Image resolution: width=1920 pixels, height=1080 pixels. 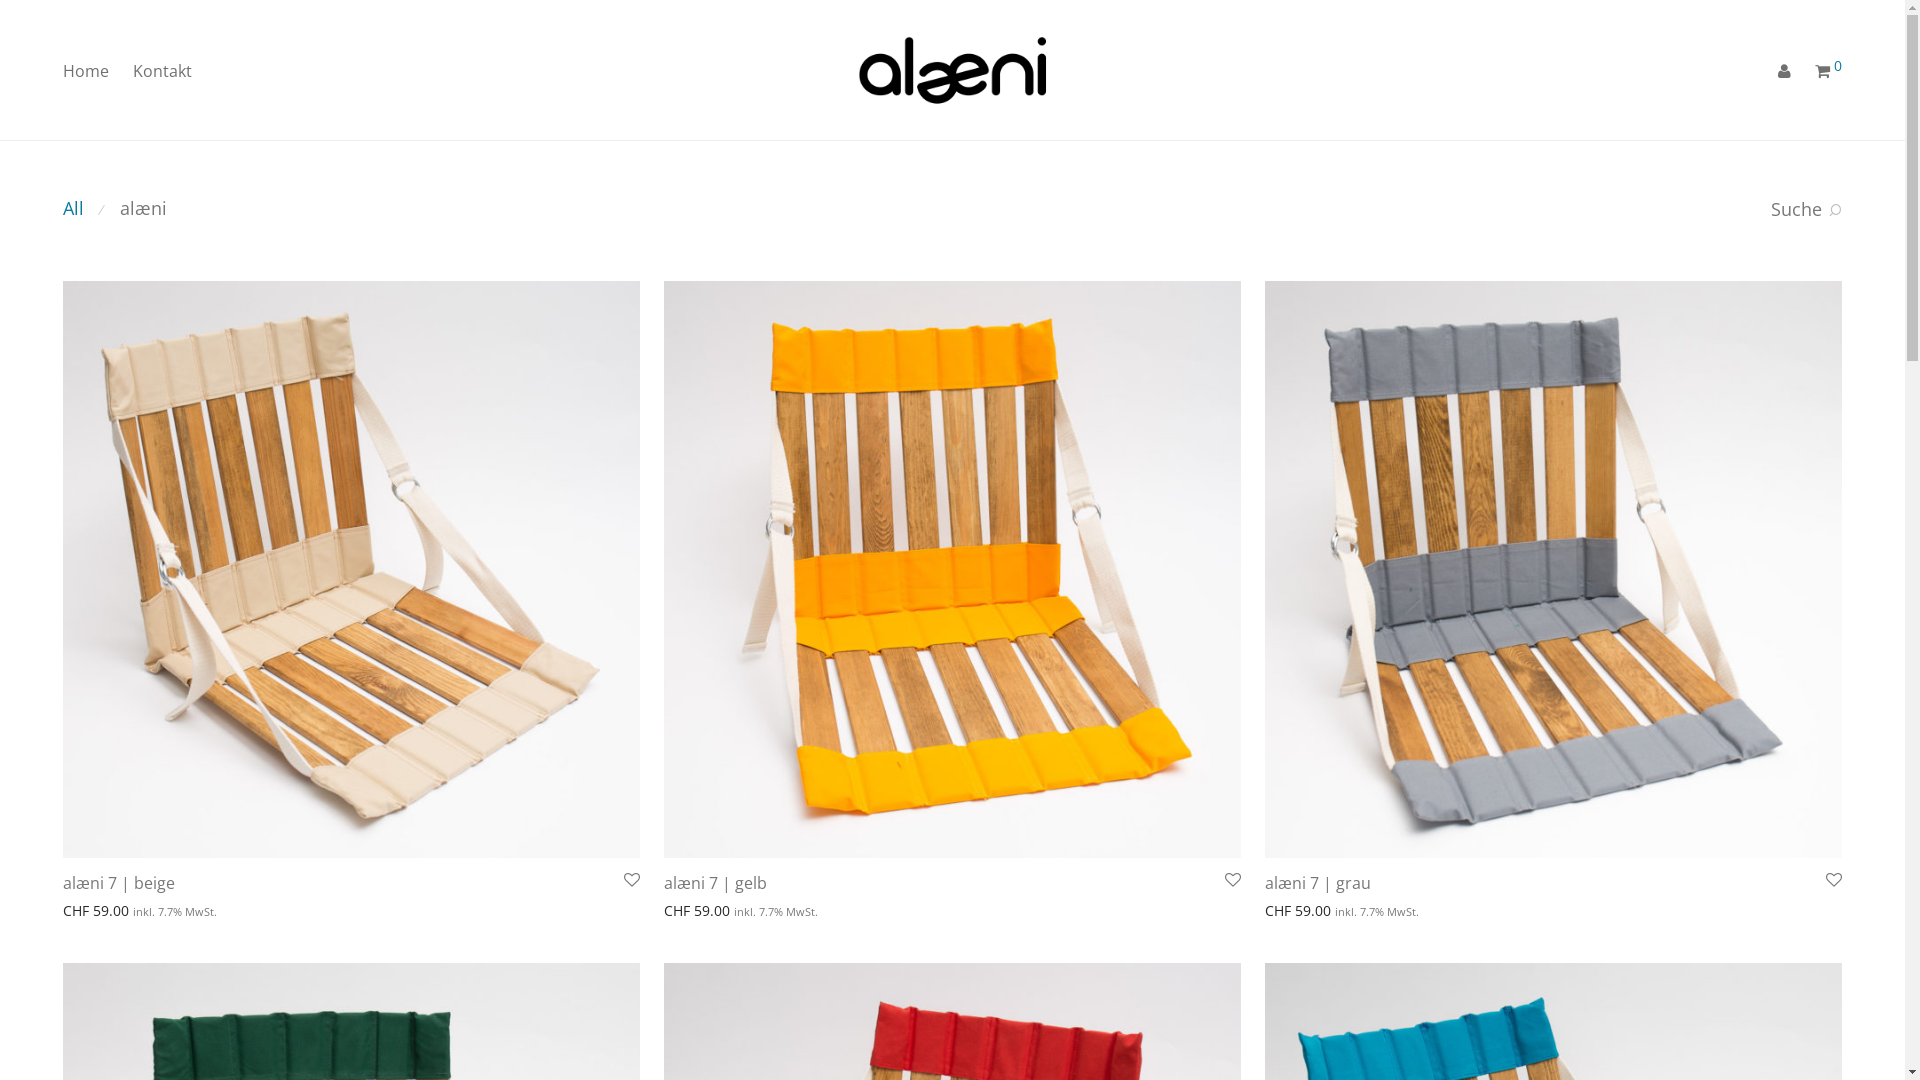 What do you see at coordinates (1806, 208) in the screenshot?
I see `'Suche'` at bounding box center [1806, 208].